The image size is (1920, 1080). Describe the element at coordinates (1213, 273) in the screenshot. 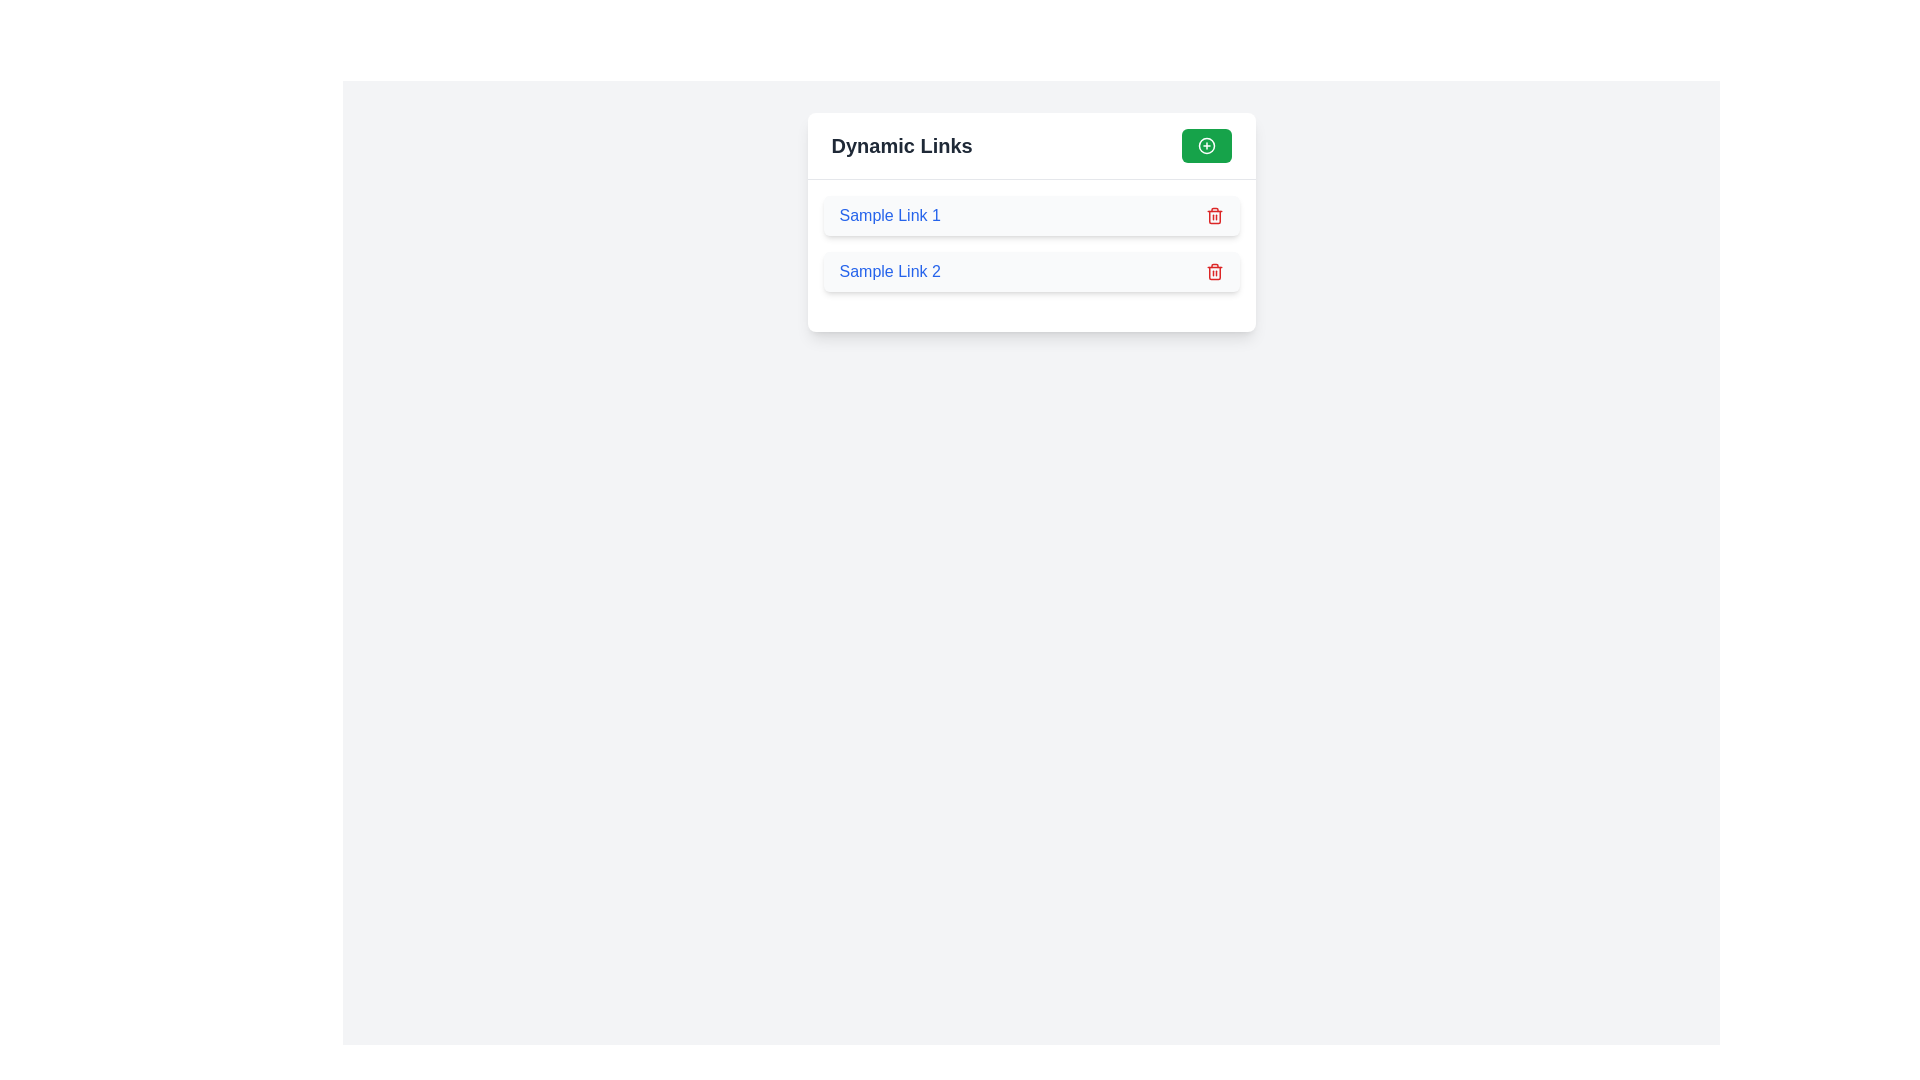

I see `the deletion icon located to the far right of the list item labeled 'Sample Link 2' to initiate the delete operation` at that location.